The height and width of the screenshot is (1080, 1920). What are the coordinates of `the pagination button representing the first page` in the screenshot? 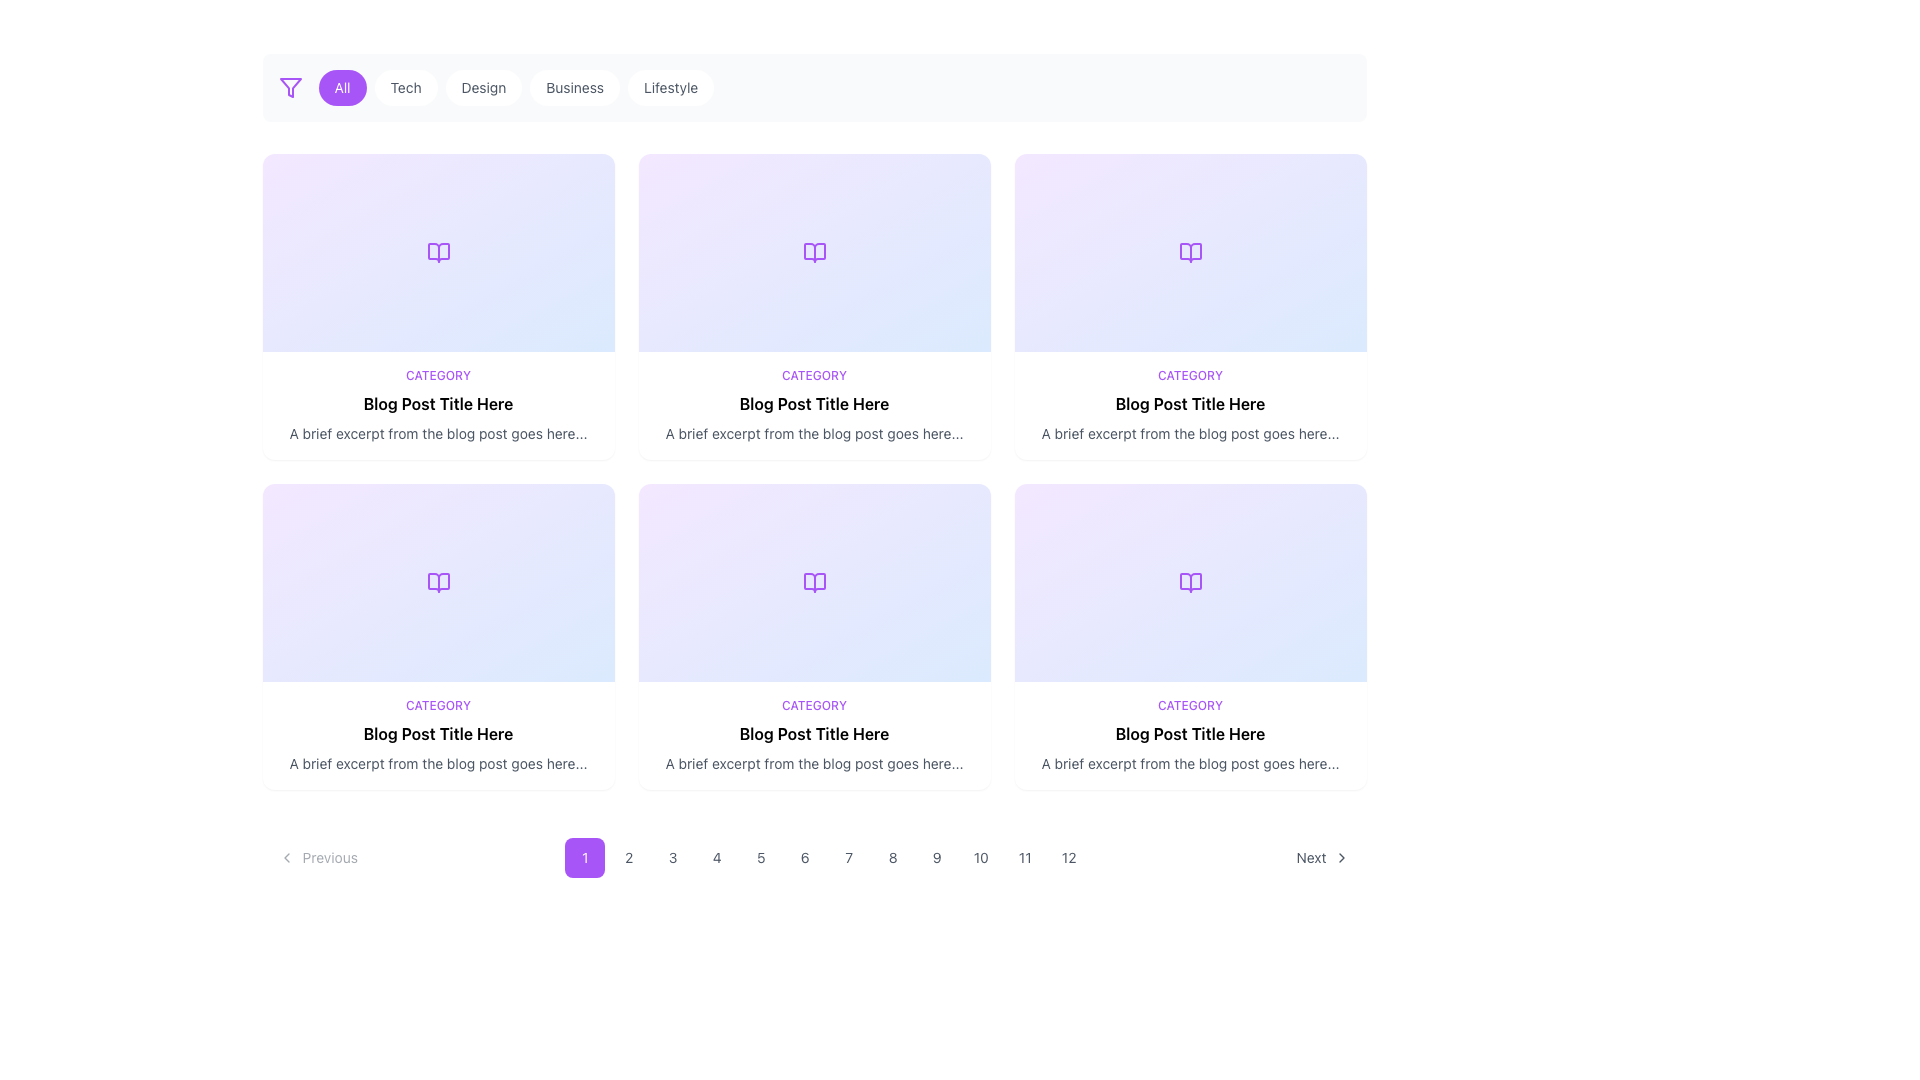 It's located at (584, 856).